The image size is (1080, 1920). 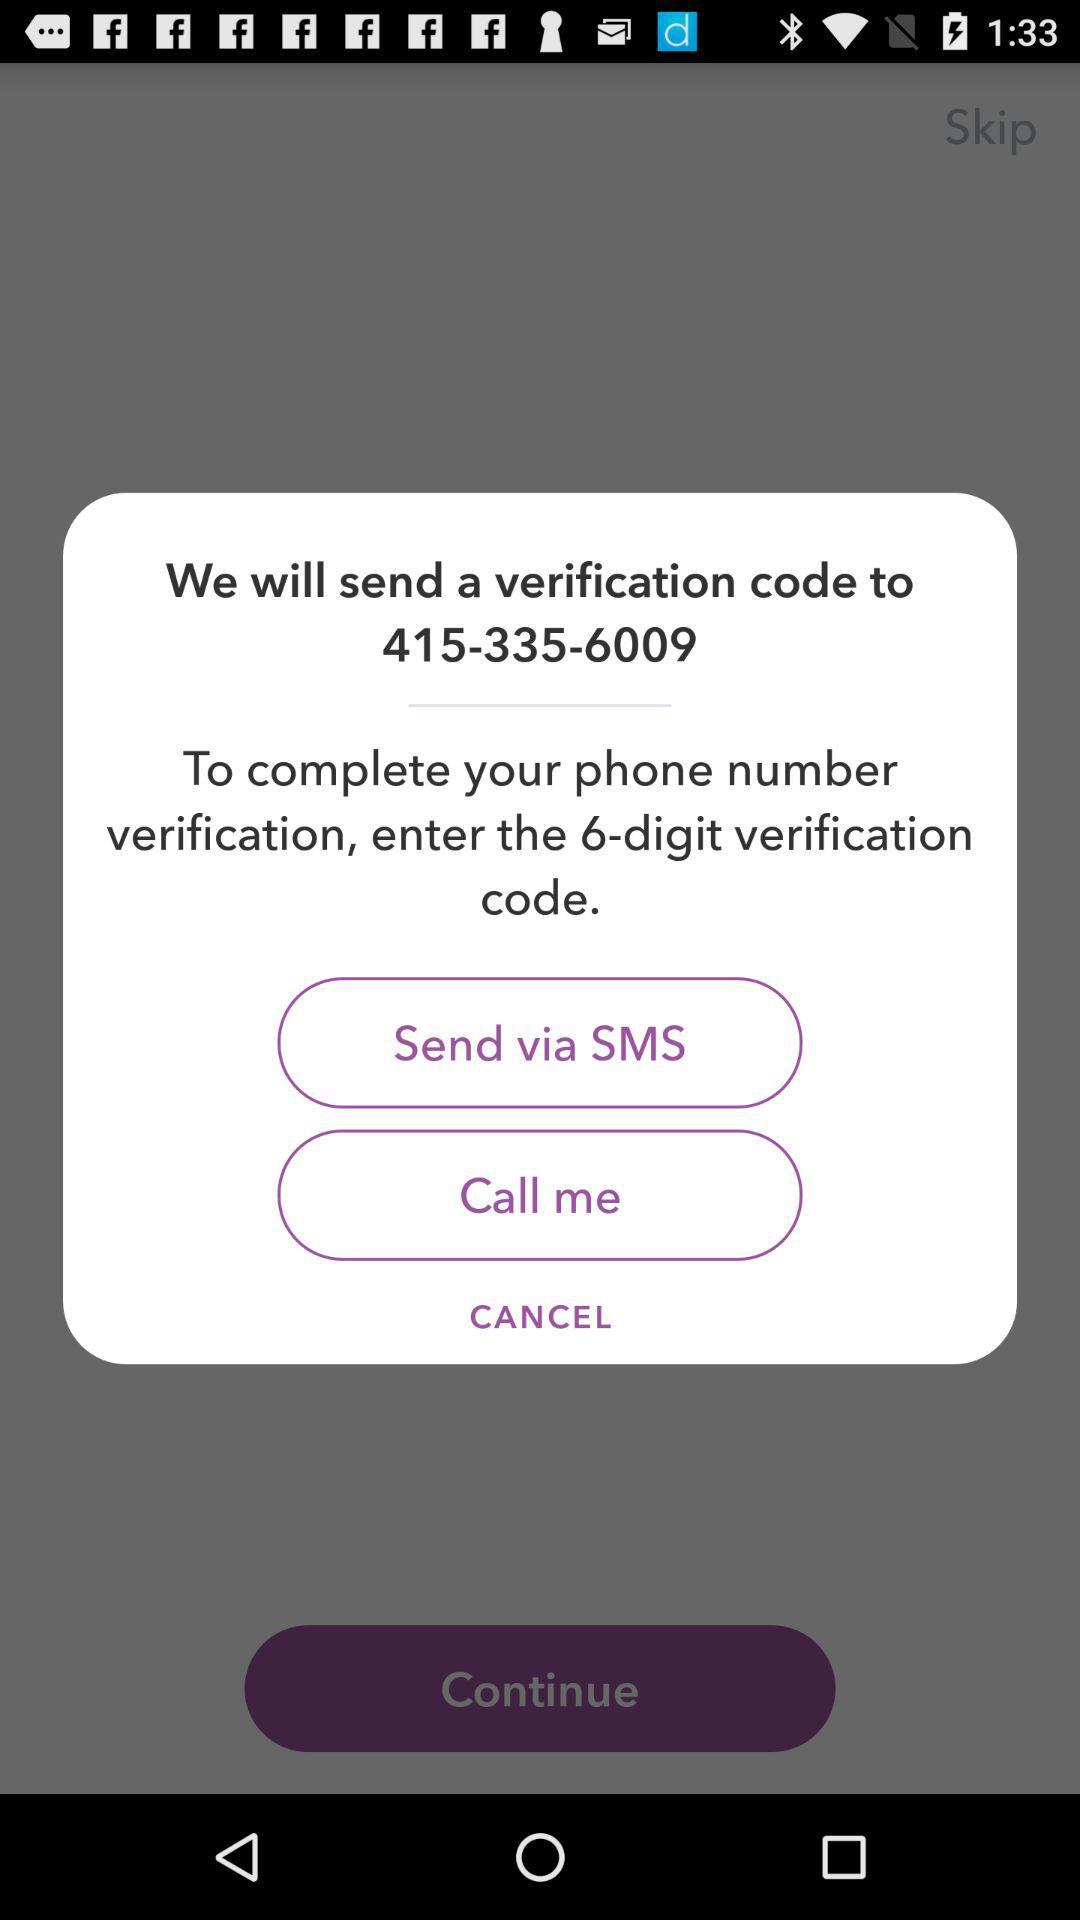 I want to click on icon below to complete your item, so click(x=540, y=1041).